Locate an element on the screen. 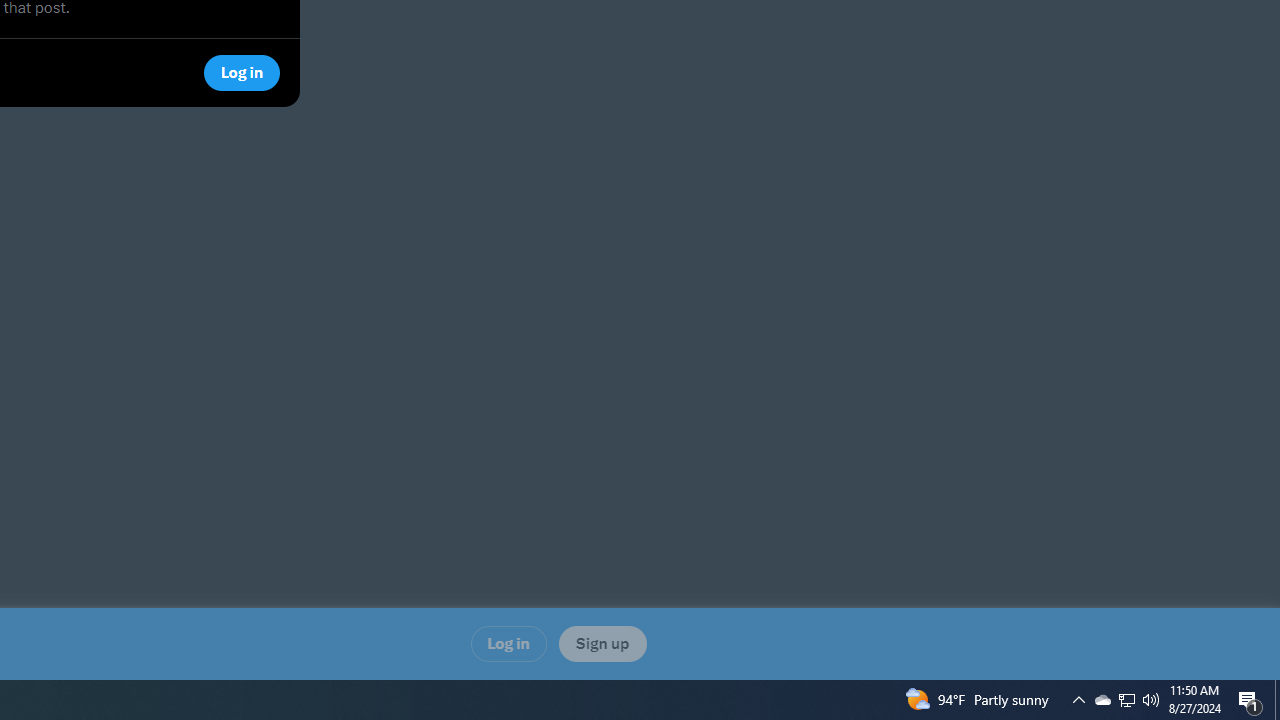  'Sign up' is located at coordinates (601, 643).